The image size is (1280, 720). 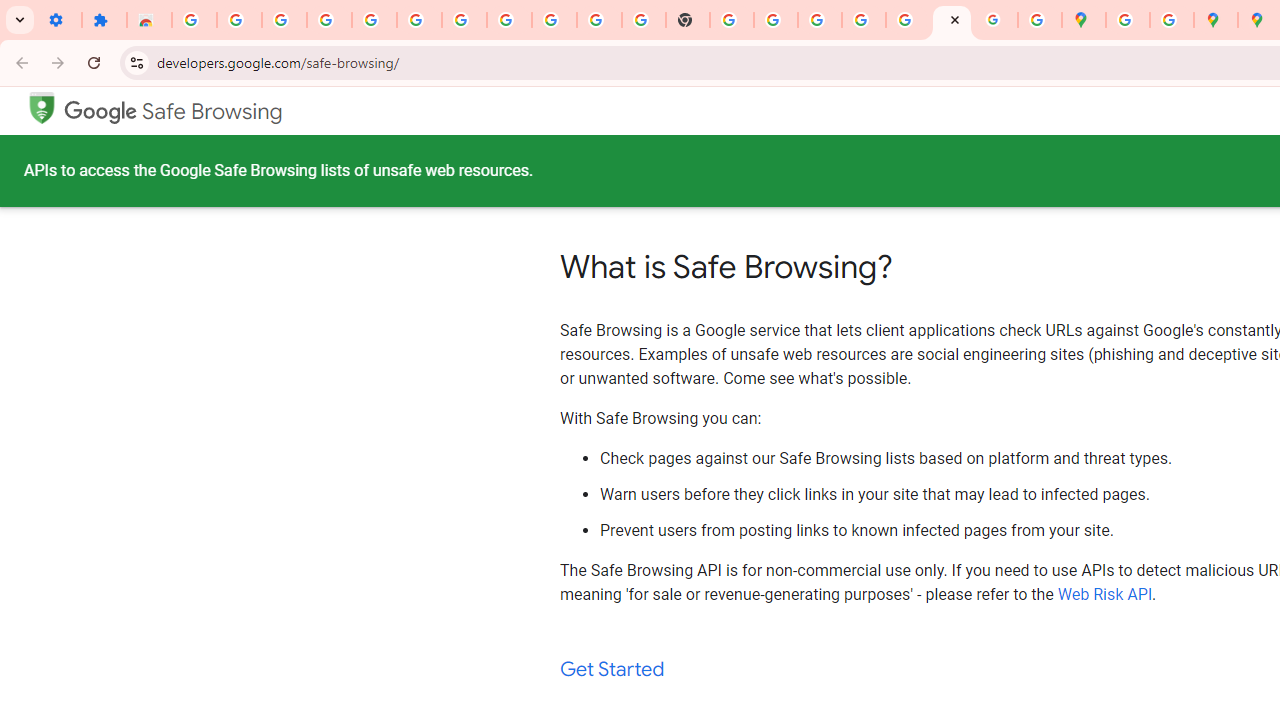 What do you see at coordinates (688, 20) in the screenshot?
I see `'New Tab'` at bounding box center [688, 20].